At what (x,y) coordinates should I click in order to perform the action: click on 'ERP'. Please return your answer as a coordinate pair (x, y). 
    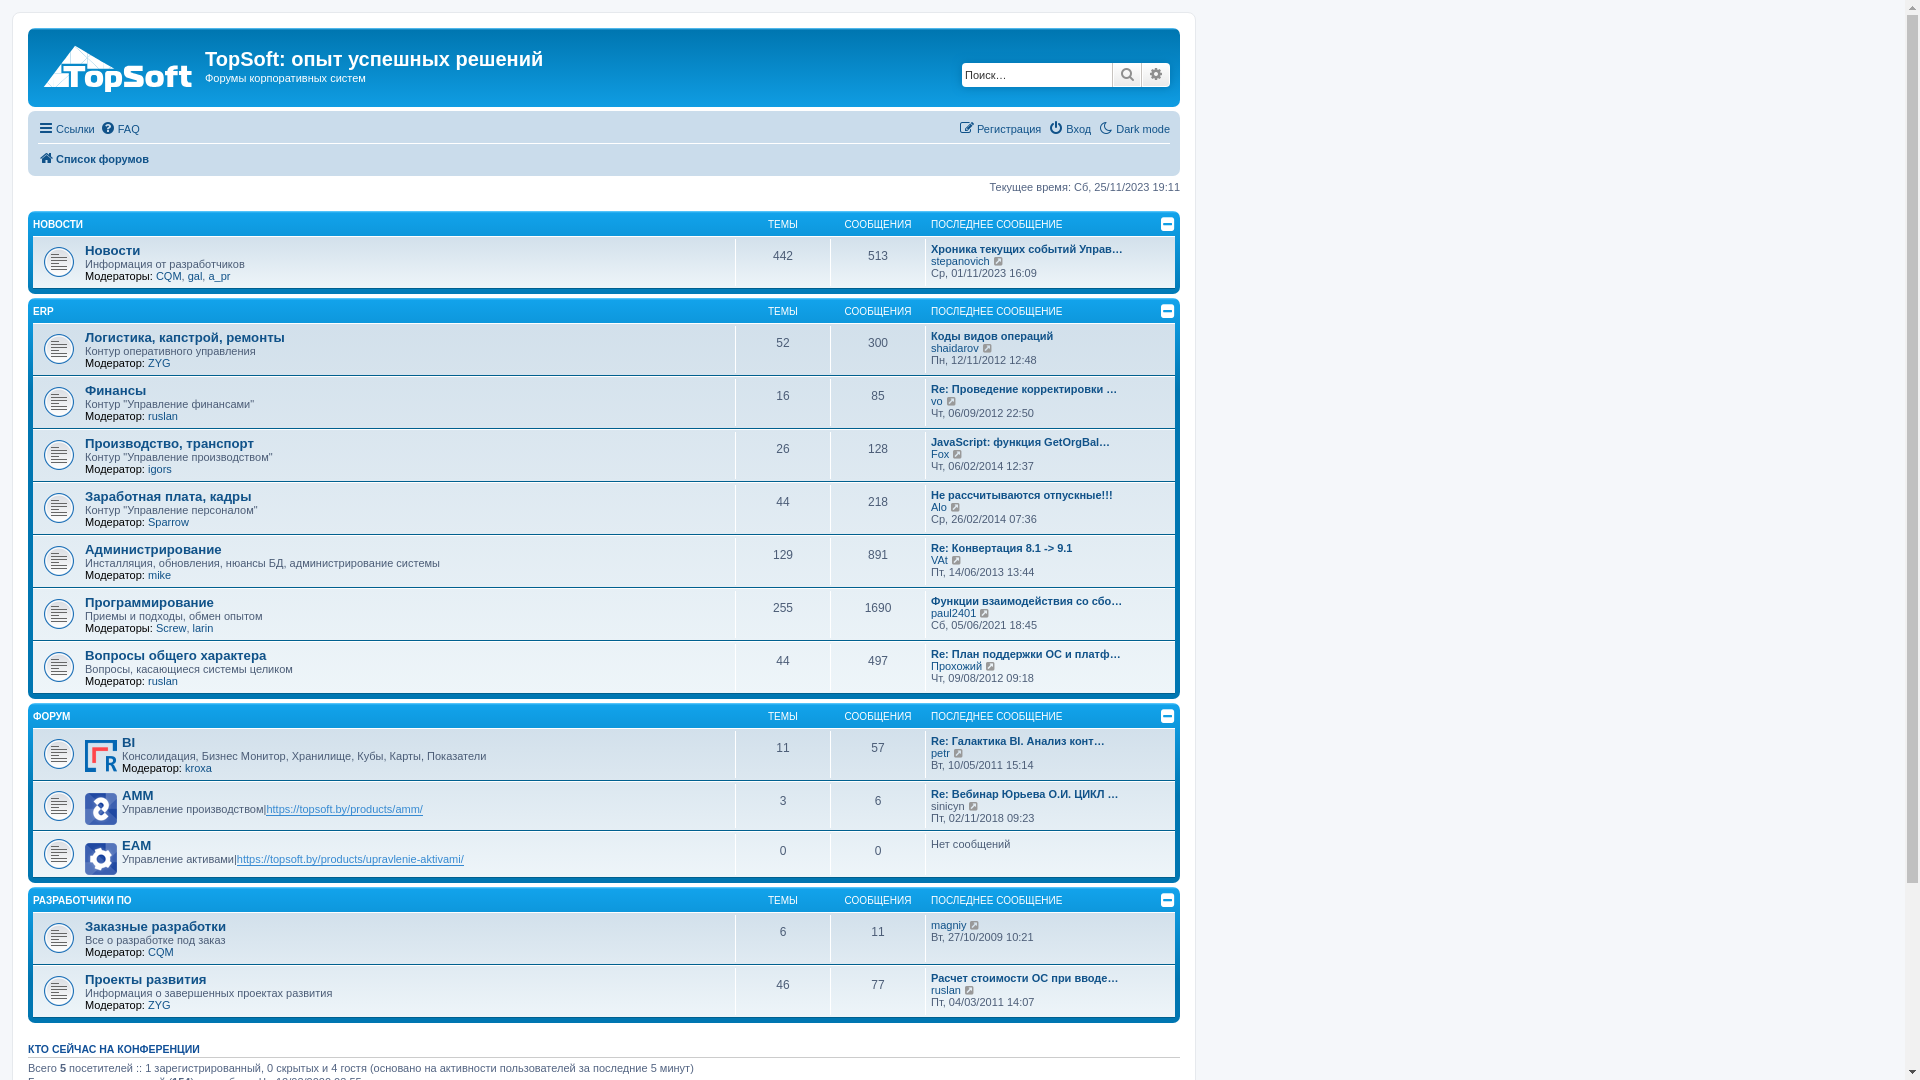
    Looking at the image, I should click on (43, 311).